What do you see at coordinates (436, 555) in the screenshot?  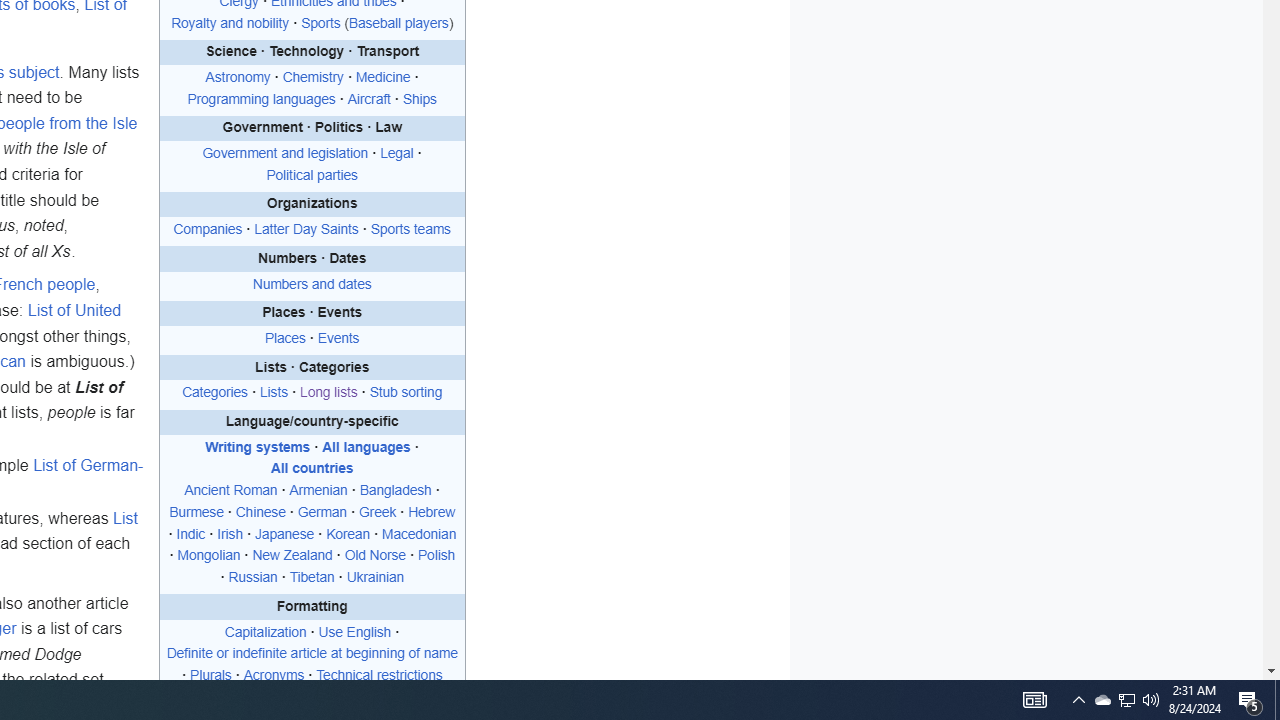 I see `'Polish'` at bounding box center [436, 555].